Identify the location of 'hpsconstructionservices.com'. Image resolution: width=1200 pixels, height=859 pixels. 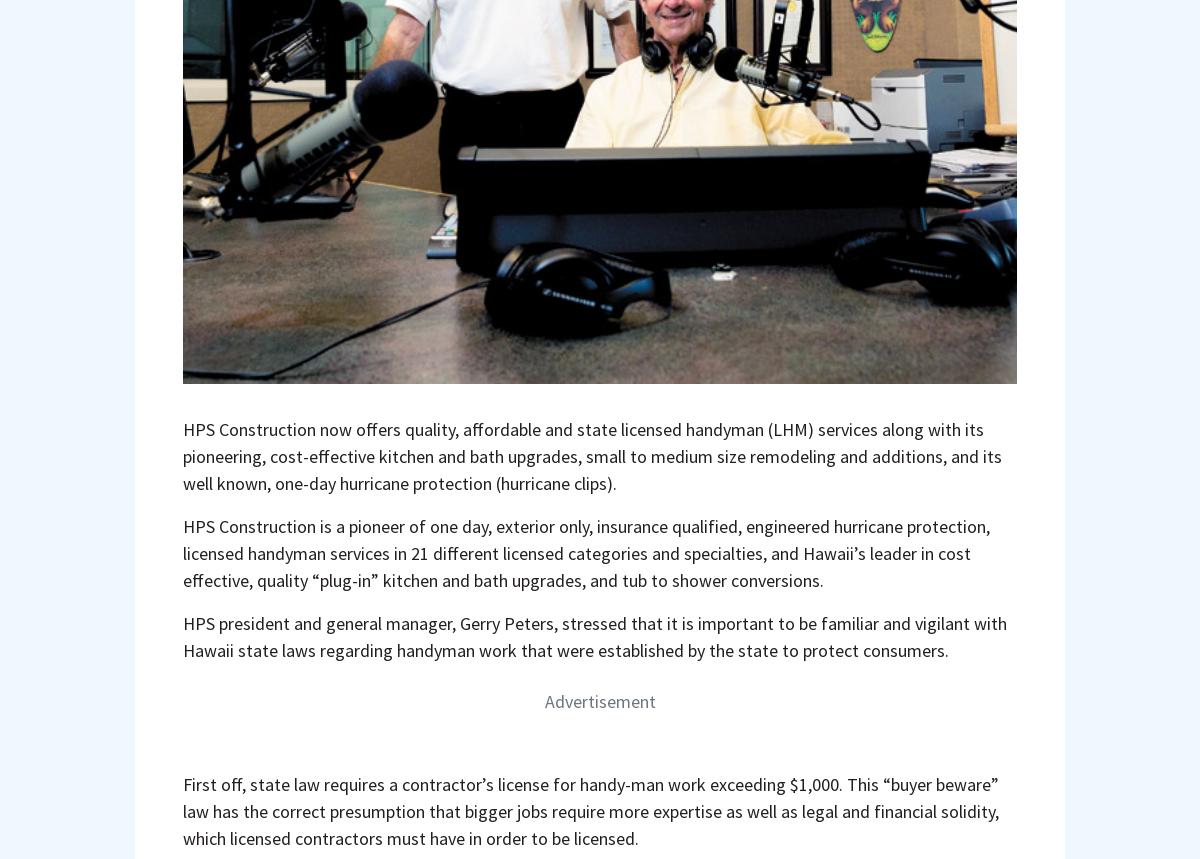
(330, 194).